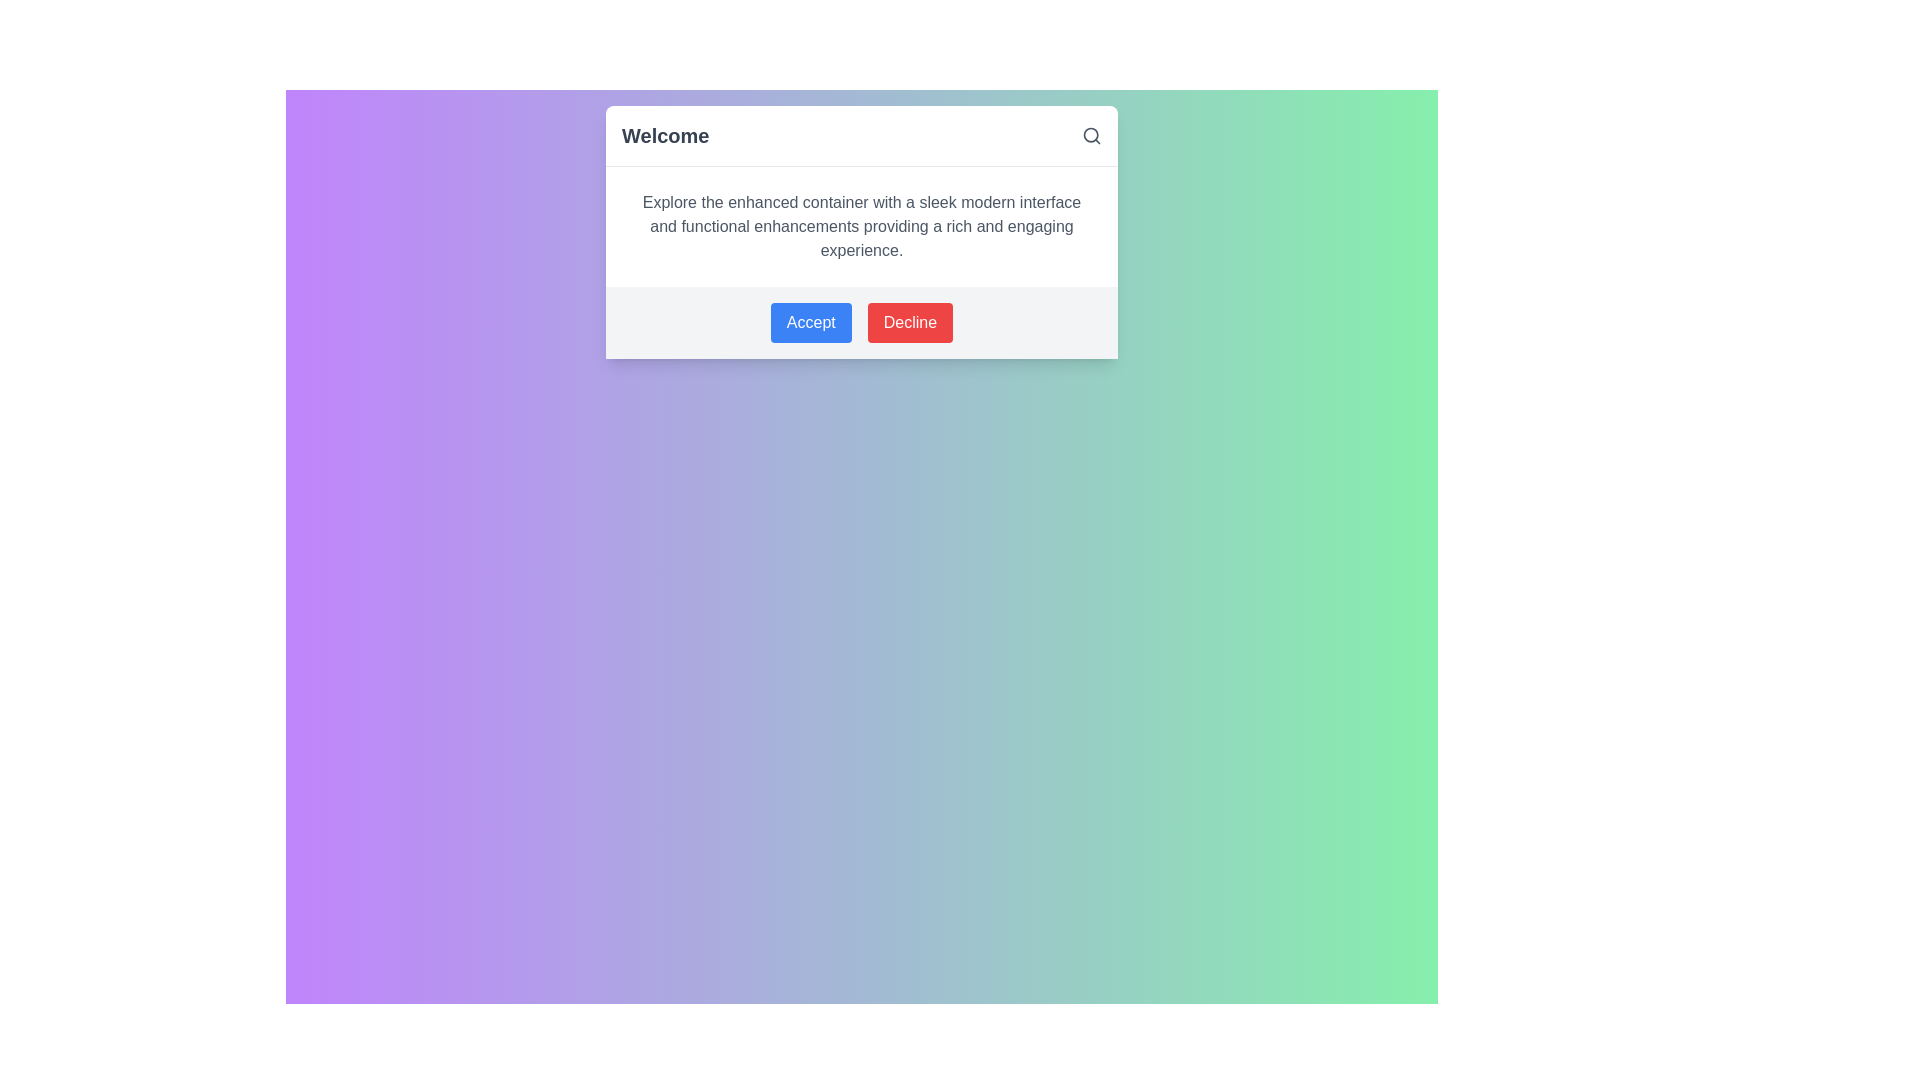  Describe the element at coordinates (811, 322) in the screenshot. I see `the 'Accept' button by focusing on it through keyboard for accessibility purposes` at that location.